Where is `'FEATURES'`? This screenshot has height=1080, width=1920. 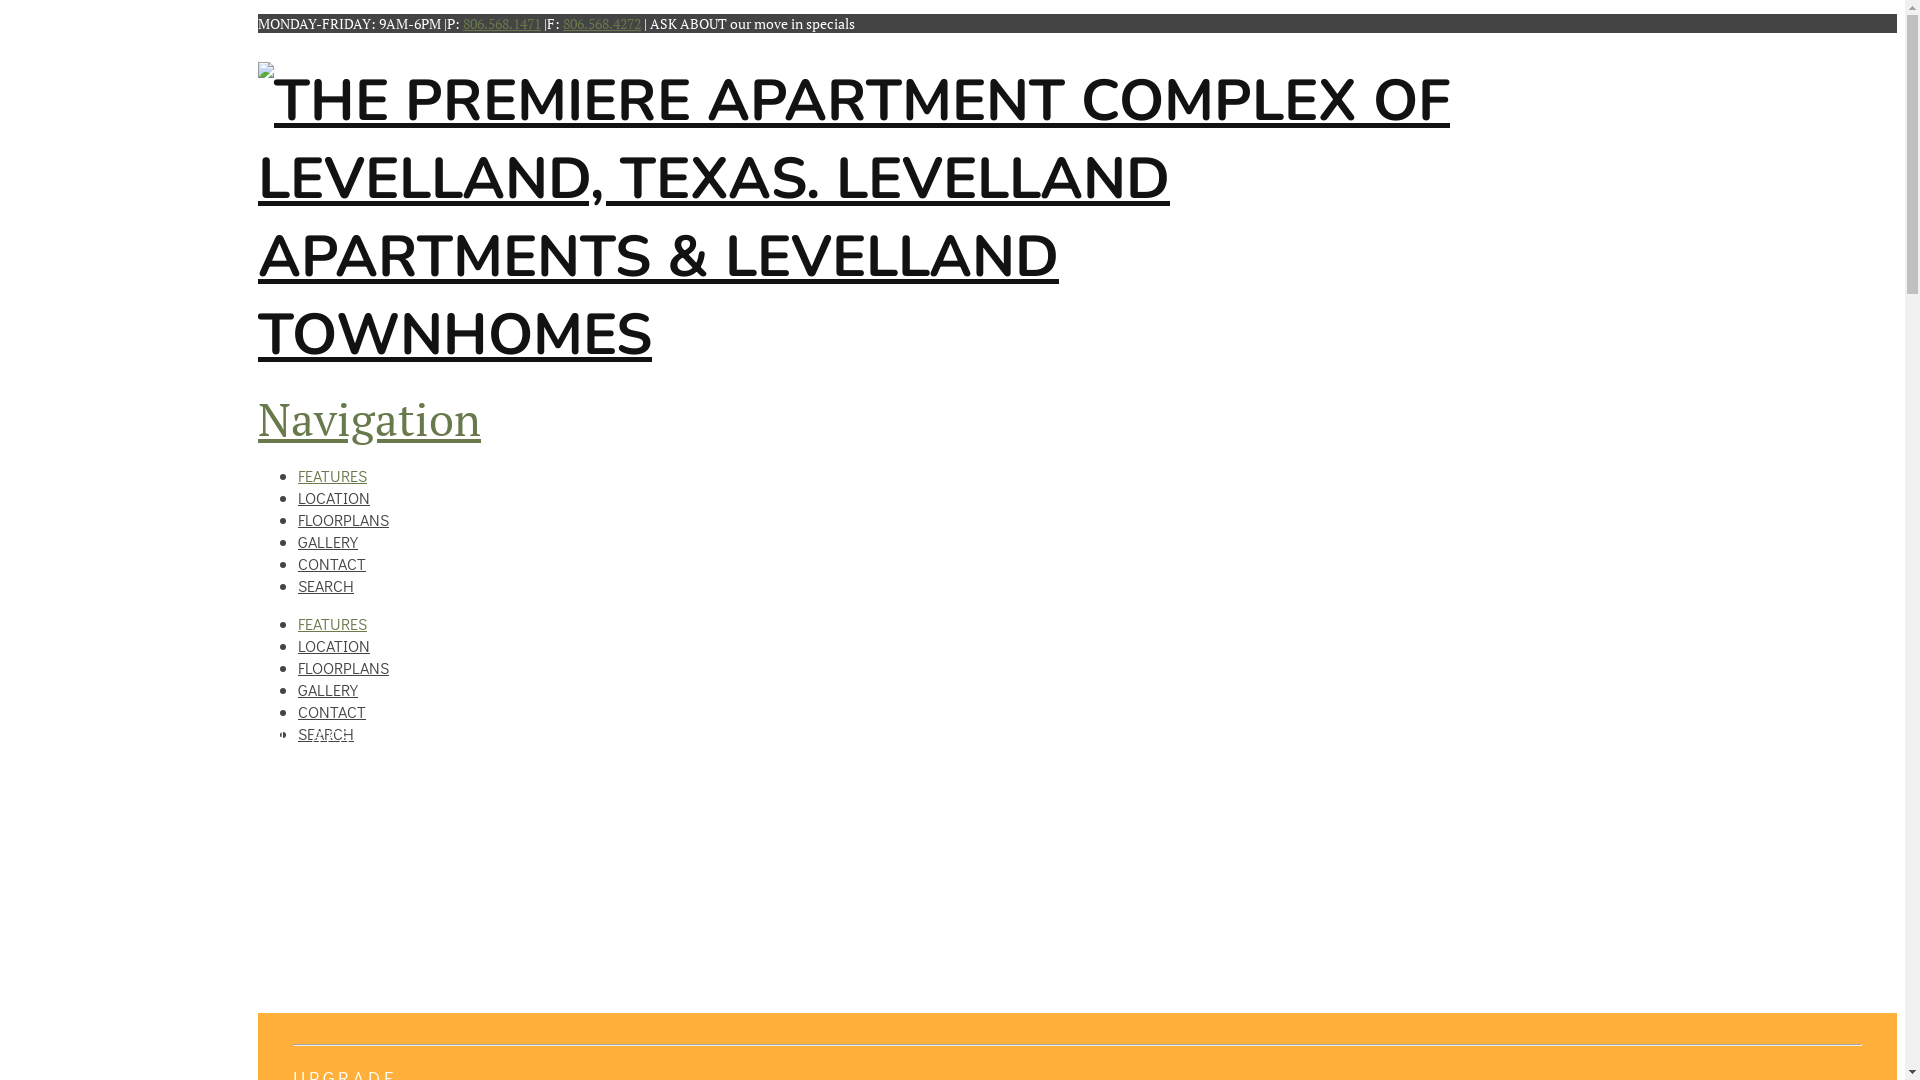 'FEATURES' is located at coordinates (332, 622).